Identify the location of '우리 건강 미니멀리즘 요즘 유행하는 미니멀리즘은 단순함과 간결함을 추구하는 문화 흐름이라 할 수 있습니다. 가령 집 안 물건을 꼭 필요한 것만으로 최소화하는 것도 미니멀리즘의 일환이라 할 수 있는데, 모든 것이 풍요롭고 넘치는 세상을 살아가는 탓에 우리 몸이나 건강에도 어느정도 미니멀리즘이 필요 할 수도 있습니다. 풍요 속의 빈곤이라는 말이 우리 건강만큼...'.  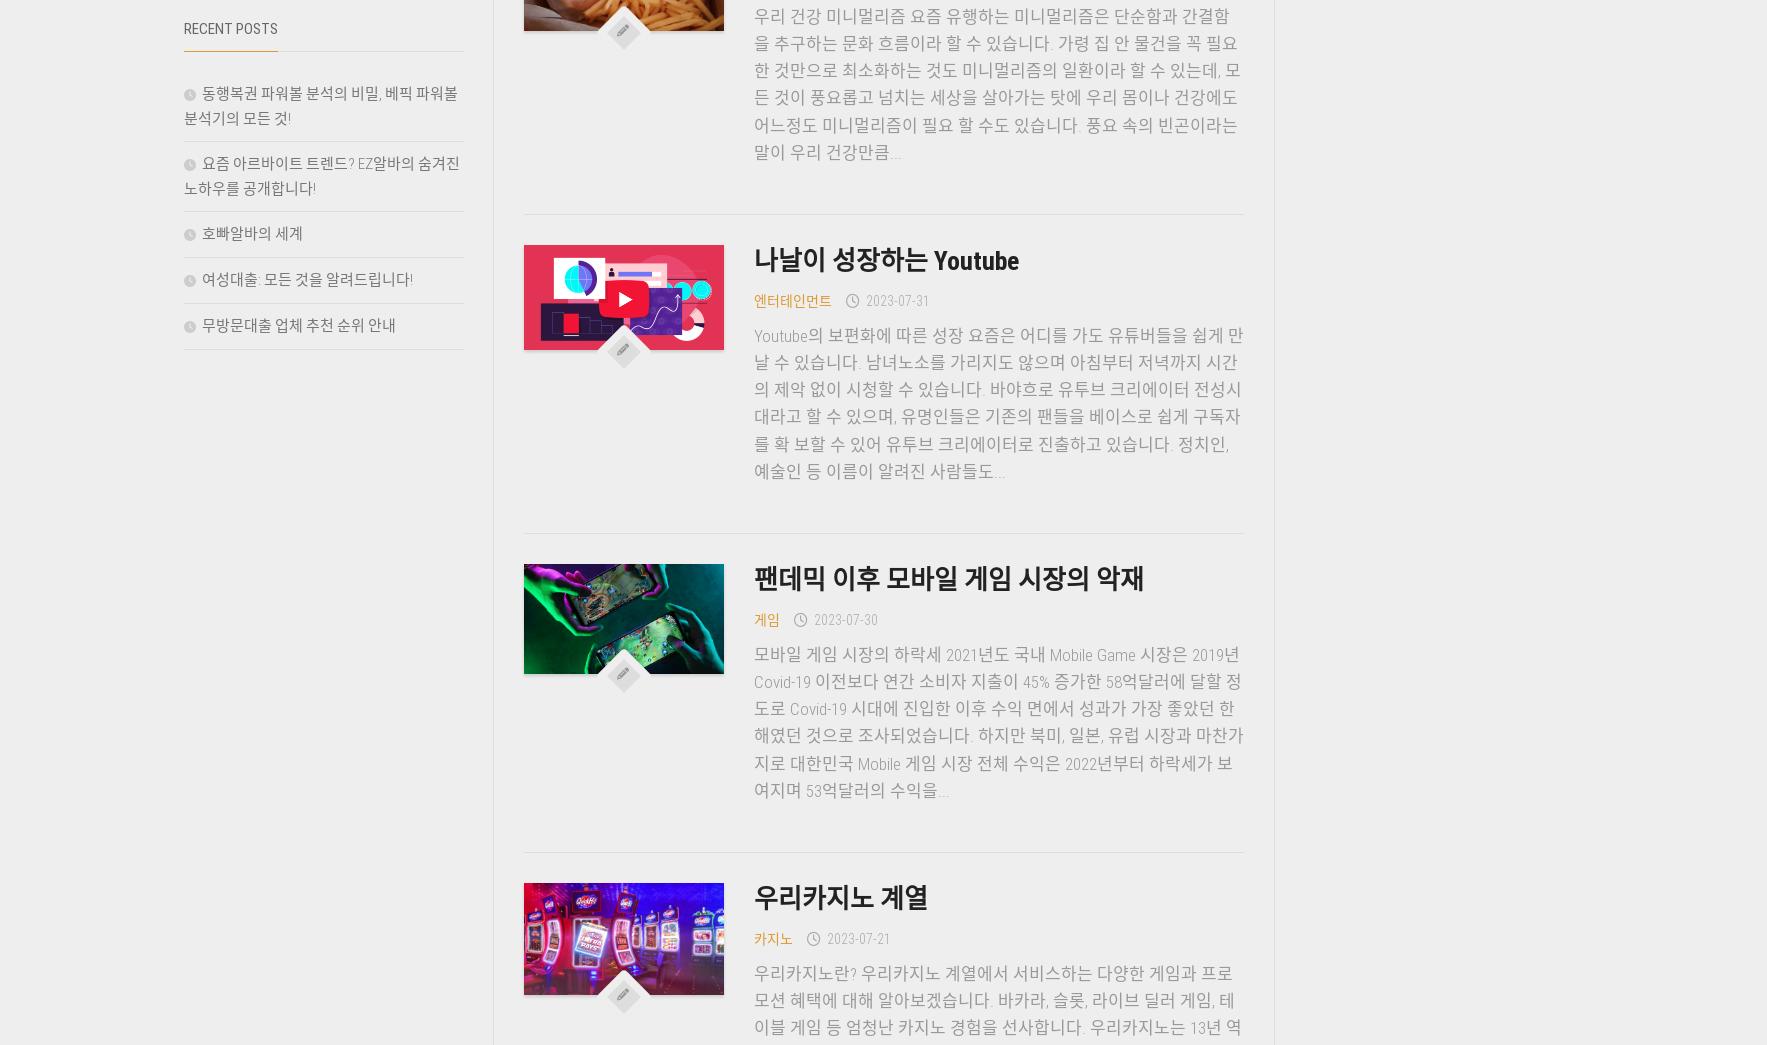
(996, 84).